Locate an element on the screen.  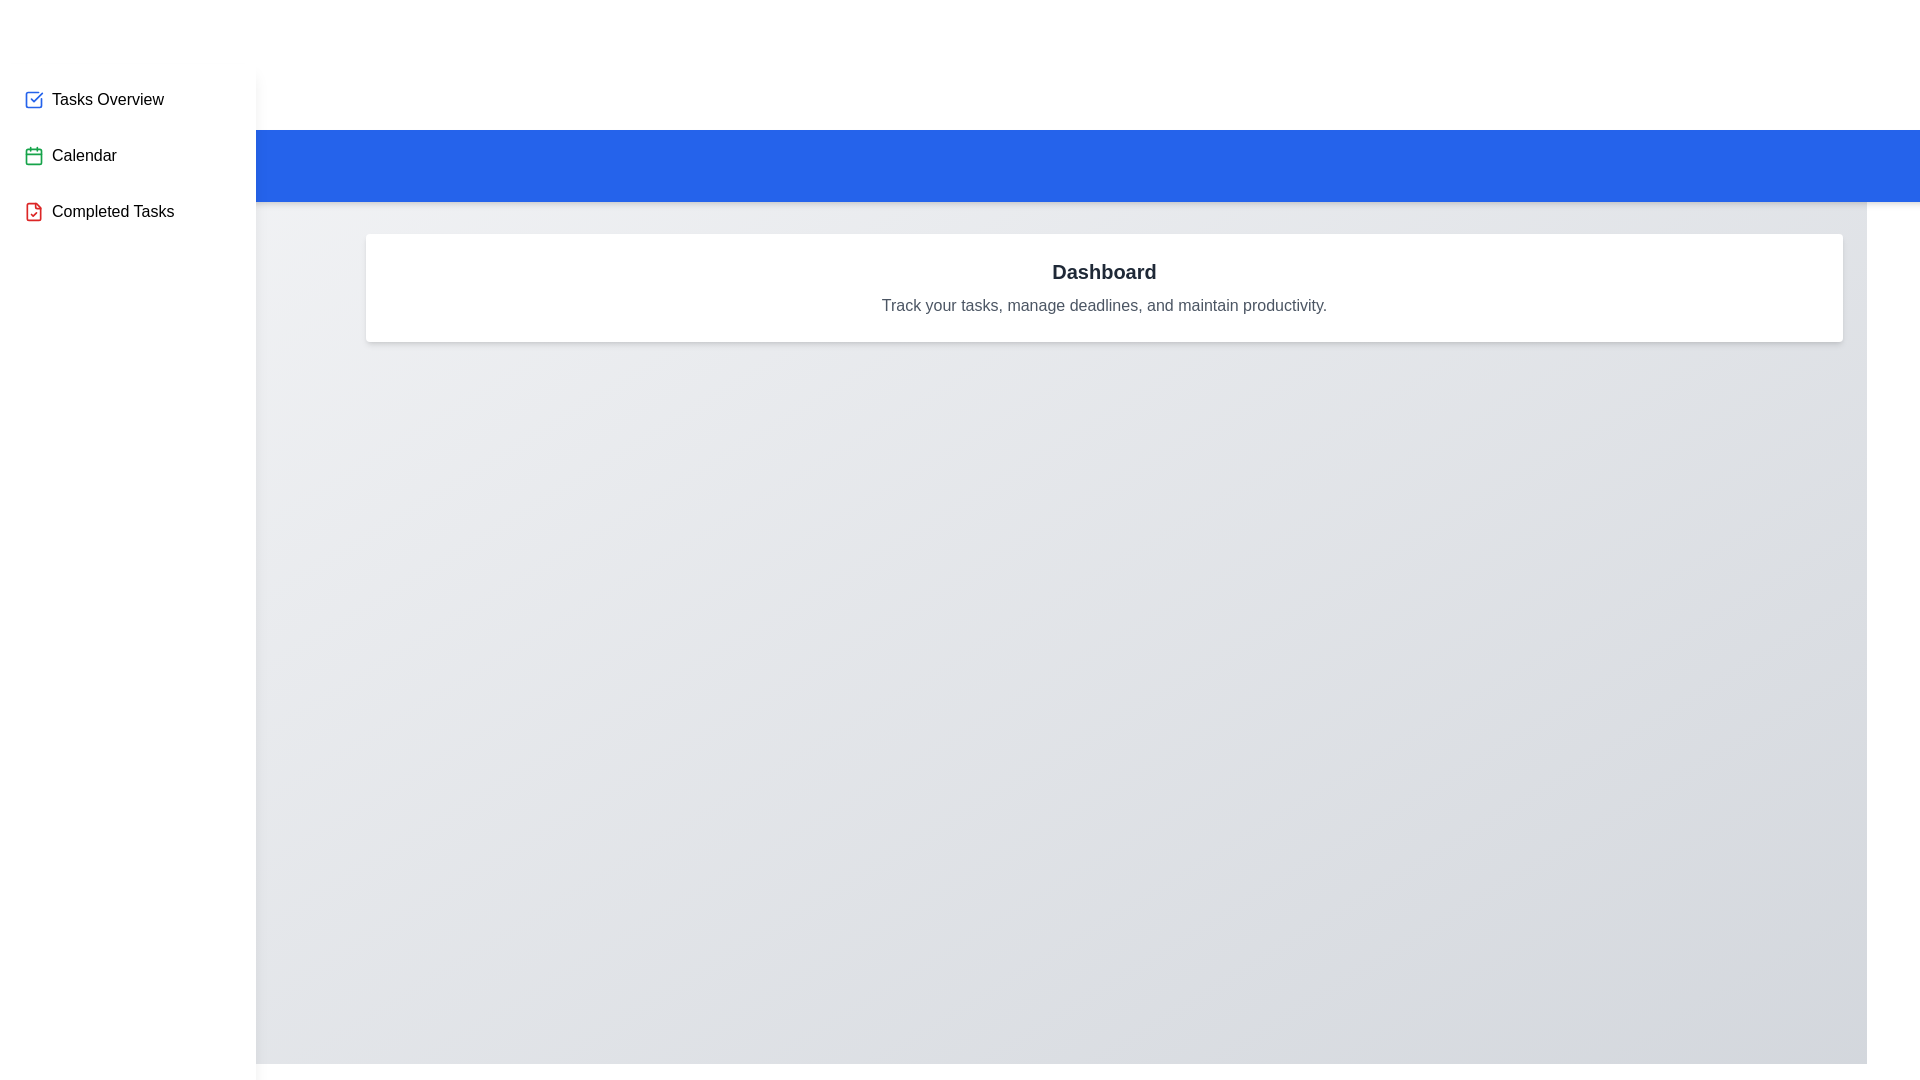
the text label that reads 'Track your tasks, manage deadlines, and maintain productivity', located below the 'Dashboard' heading in the central part of the layout is located at coordinates (1103, 305).